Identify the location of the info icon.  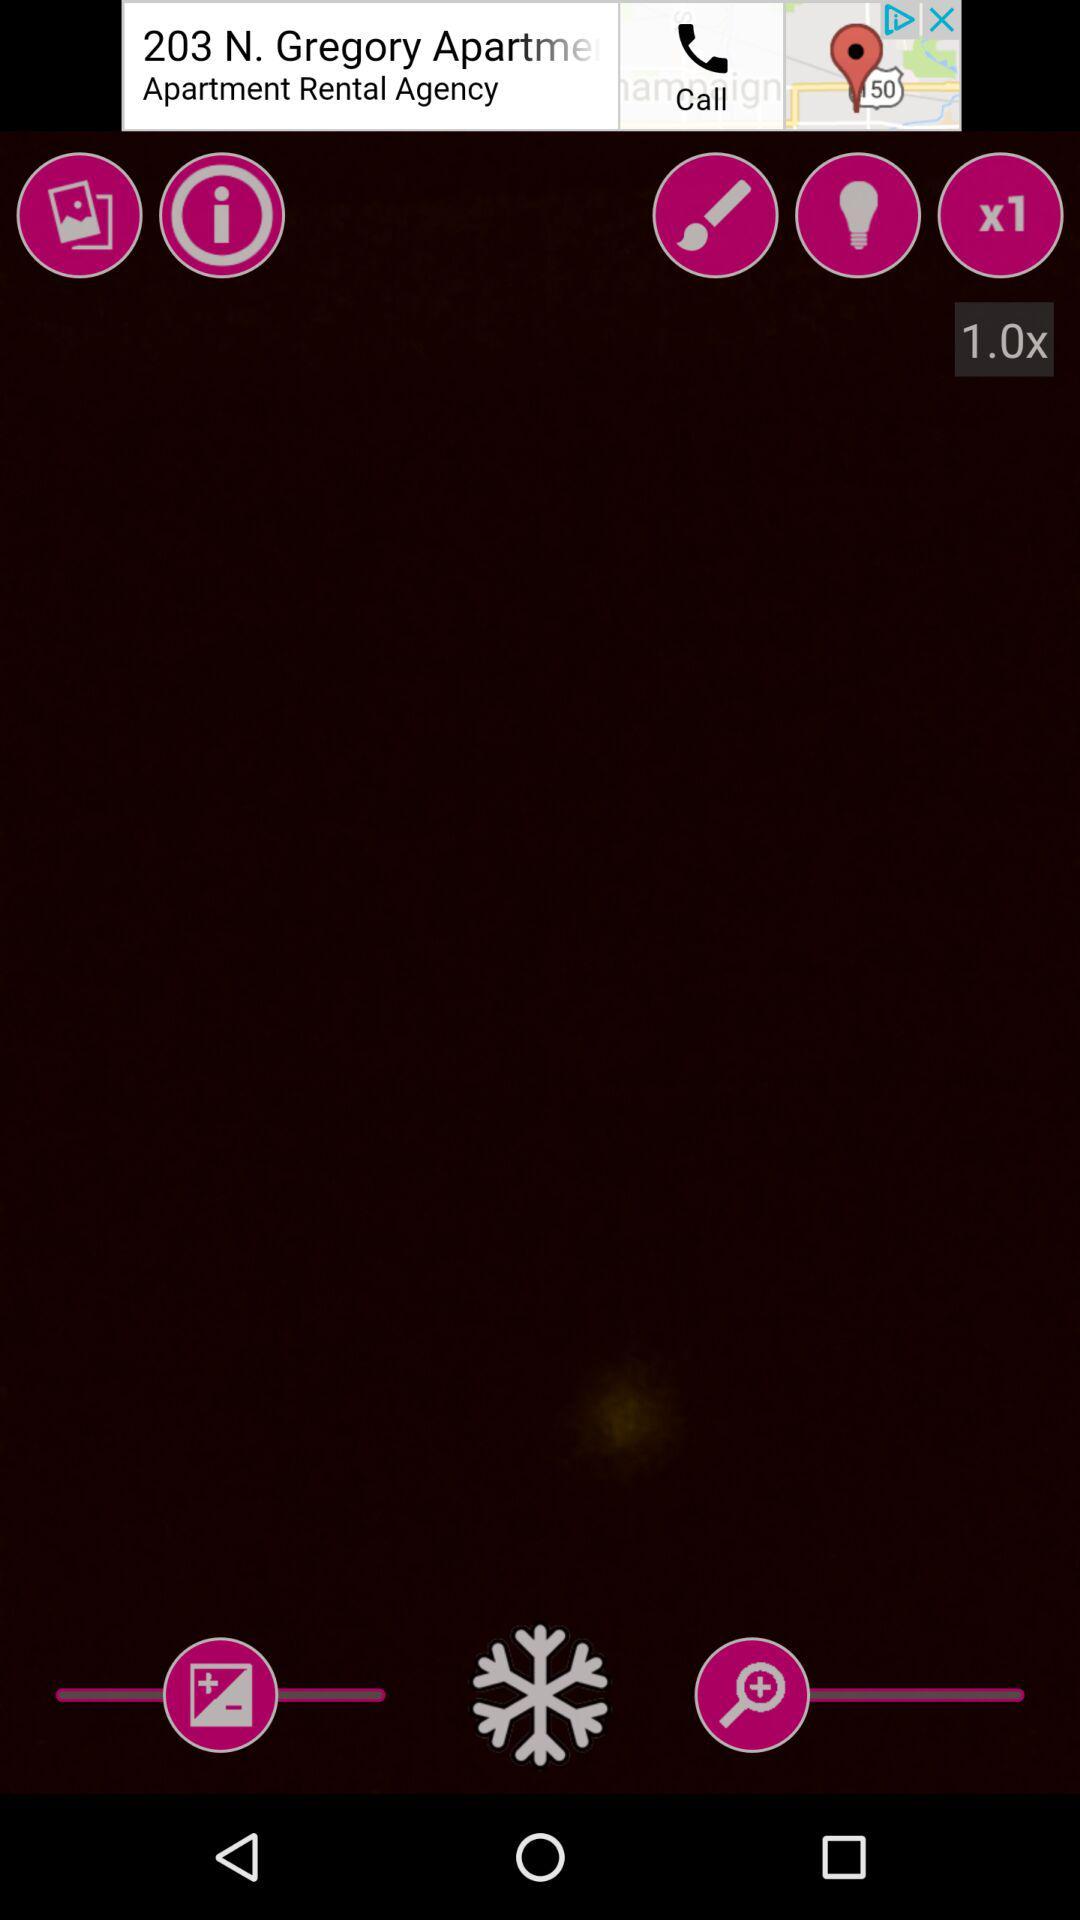
(222, 215).